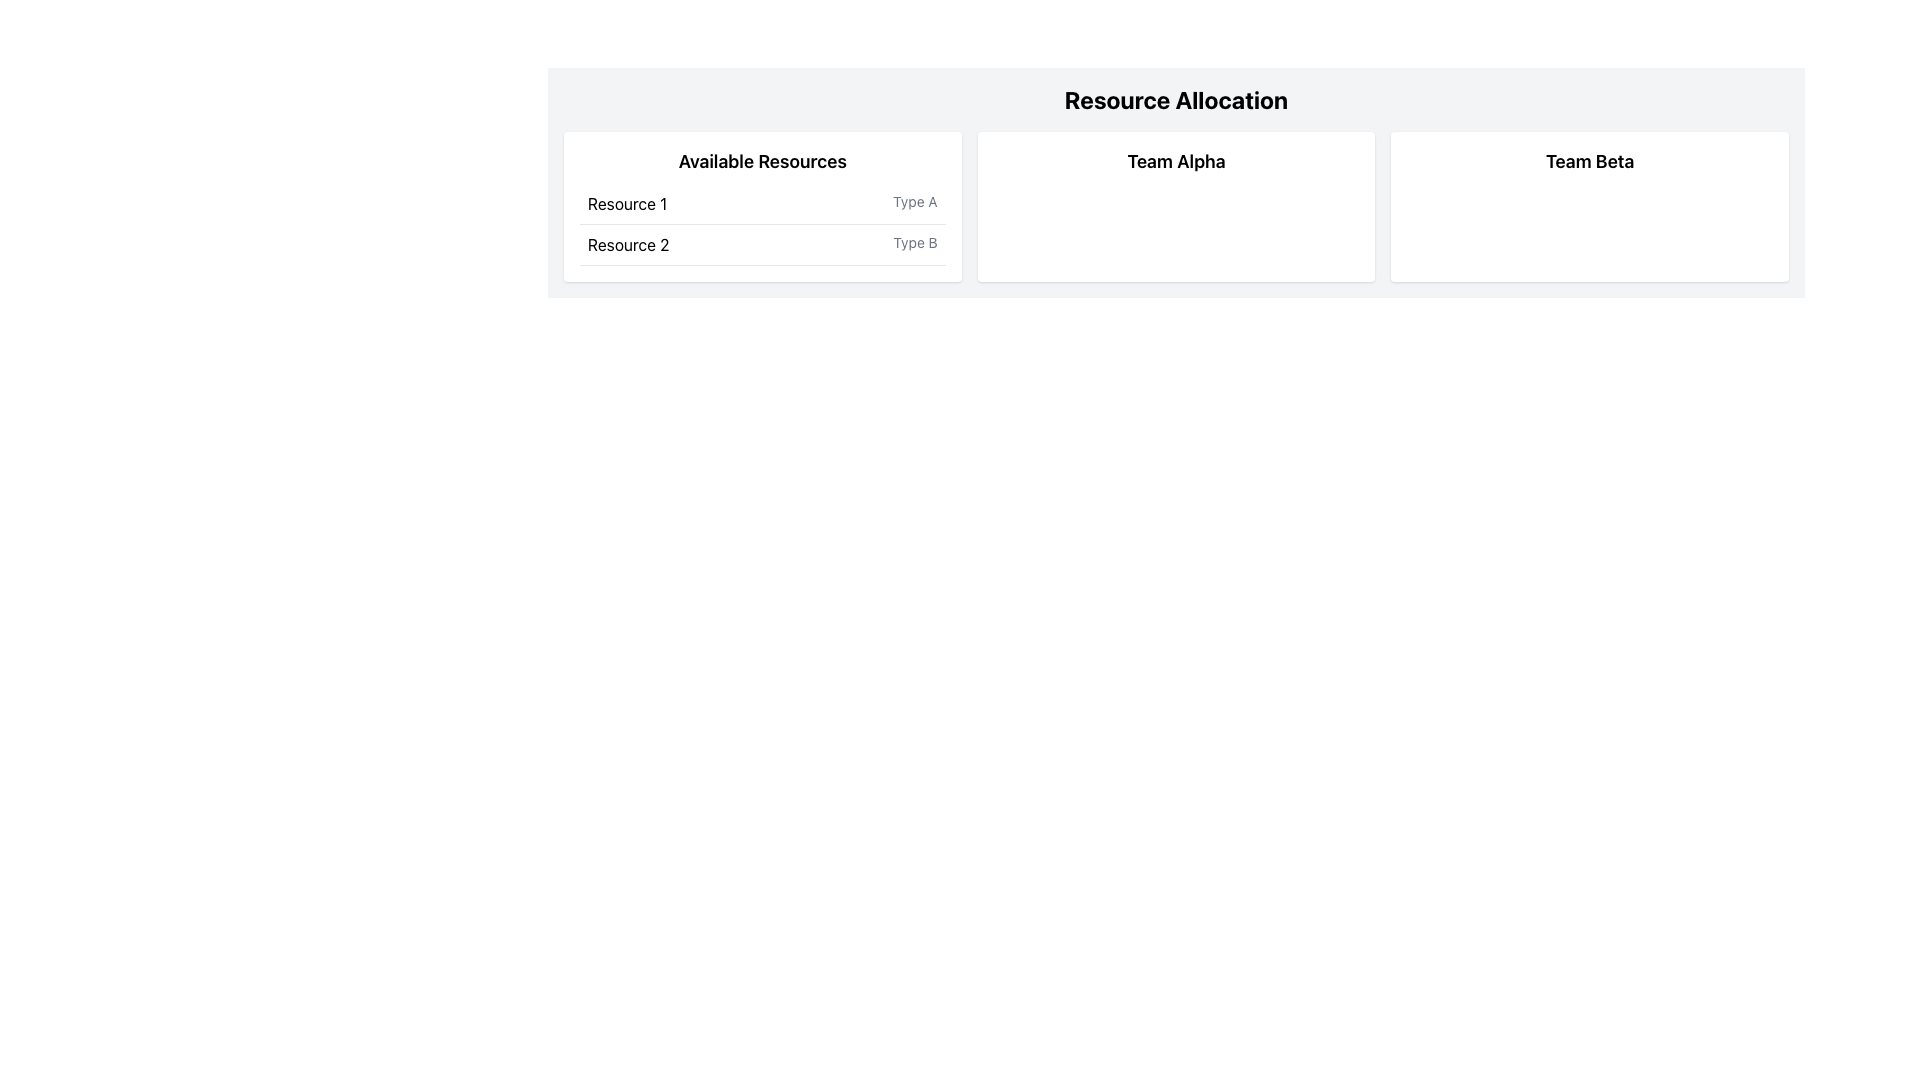  I want to click on the second resource entry in the 'Available Resources' section, so click(761, 224).